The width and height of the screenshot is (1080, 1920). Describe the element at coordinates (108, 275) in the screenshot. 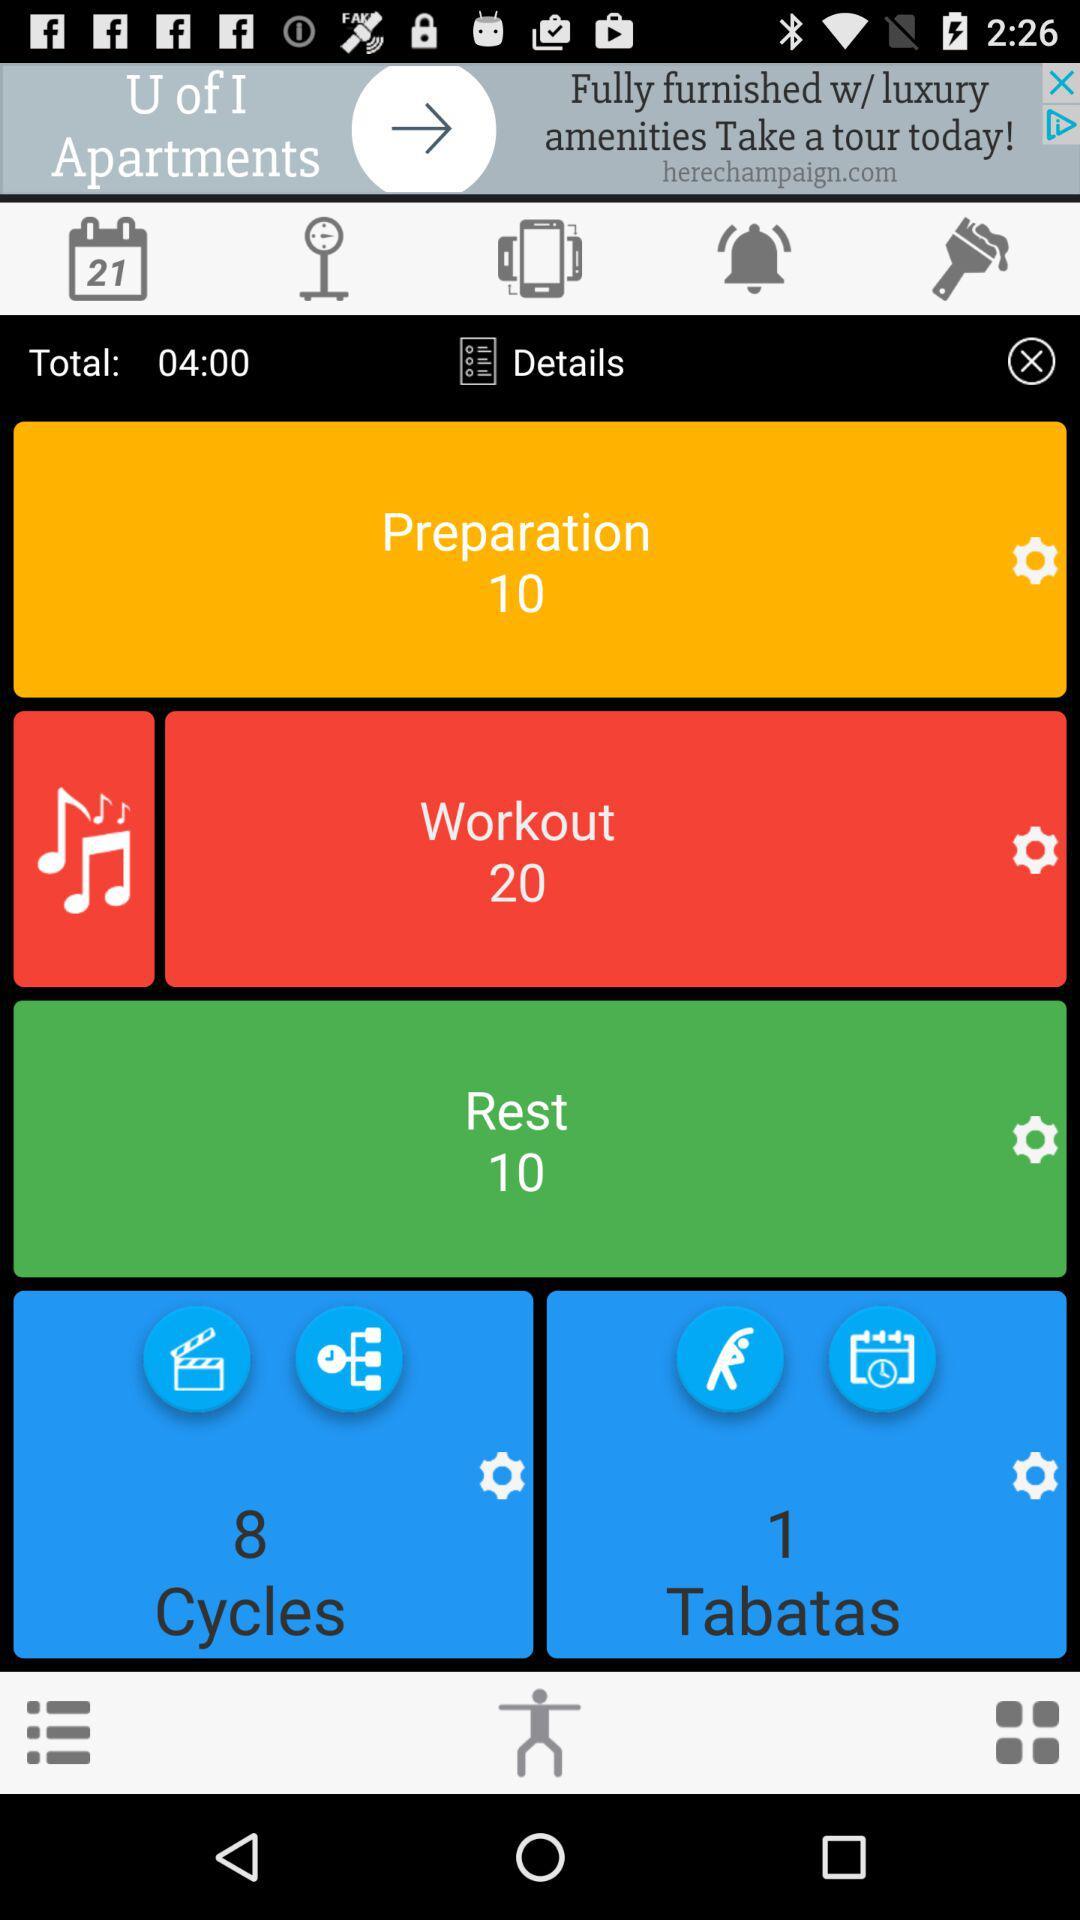

I see `the date_range icon` at that location.